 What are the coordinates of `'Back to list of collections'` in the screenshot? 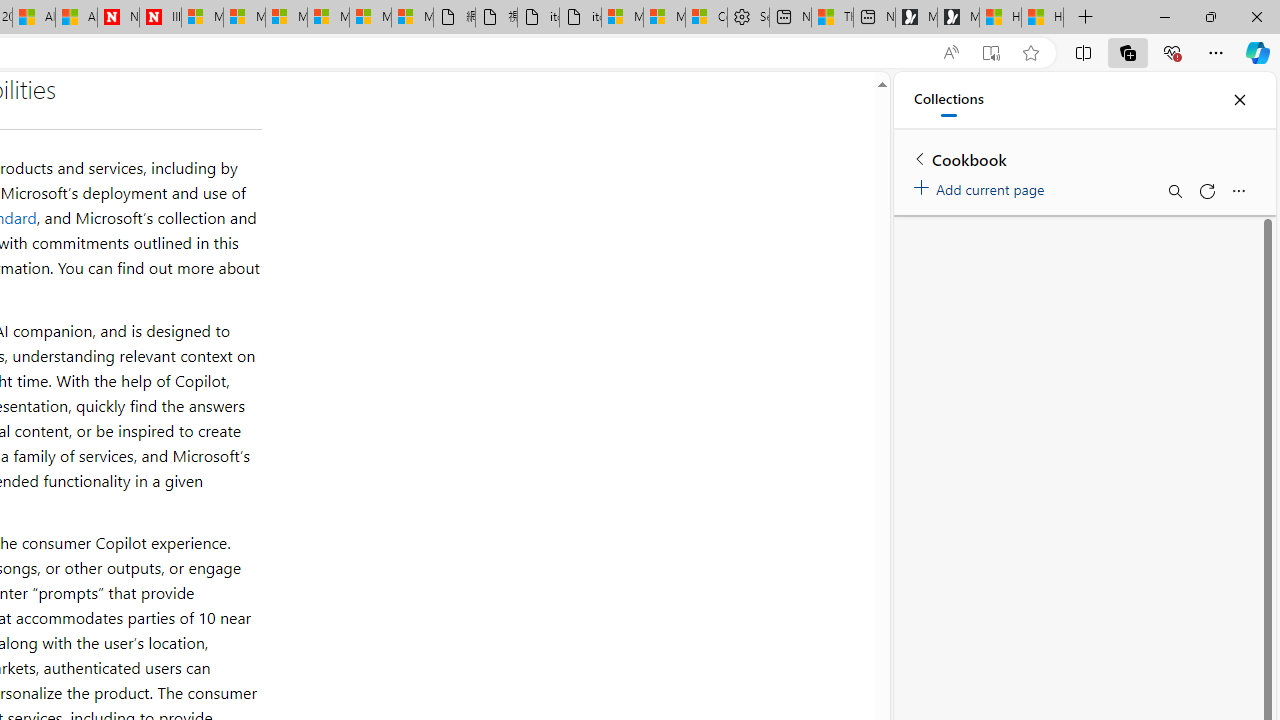 It's located at (919, 158).